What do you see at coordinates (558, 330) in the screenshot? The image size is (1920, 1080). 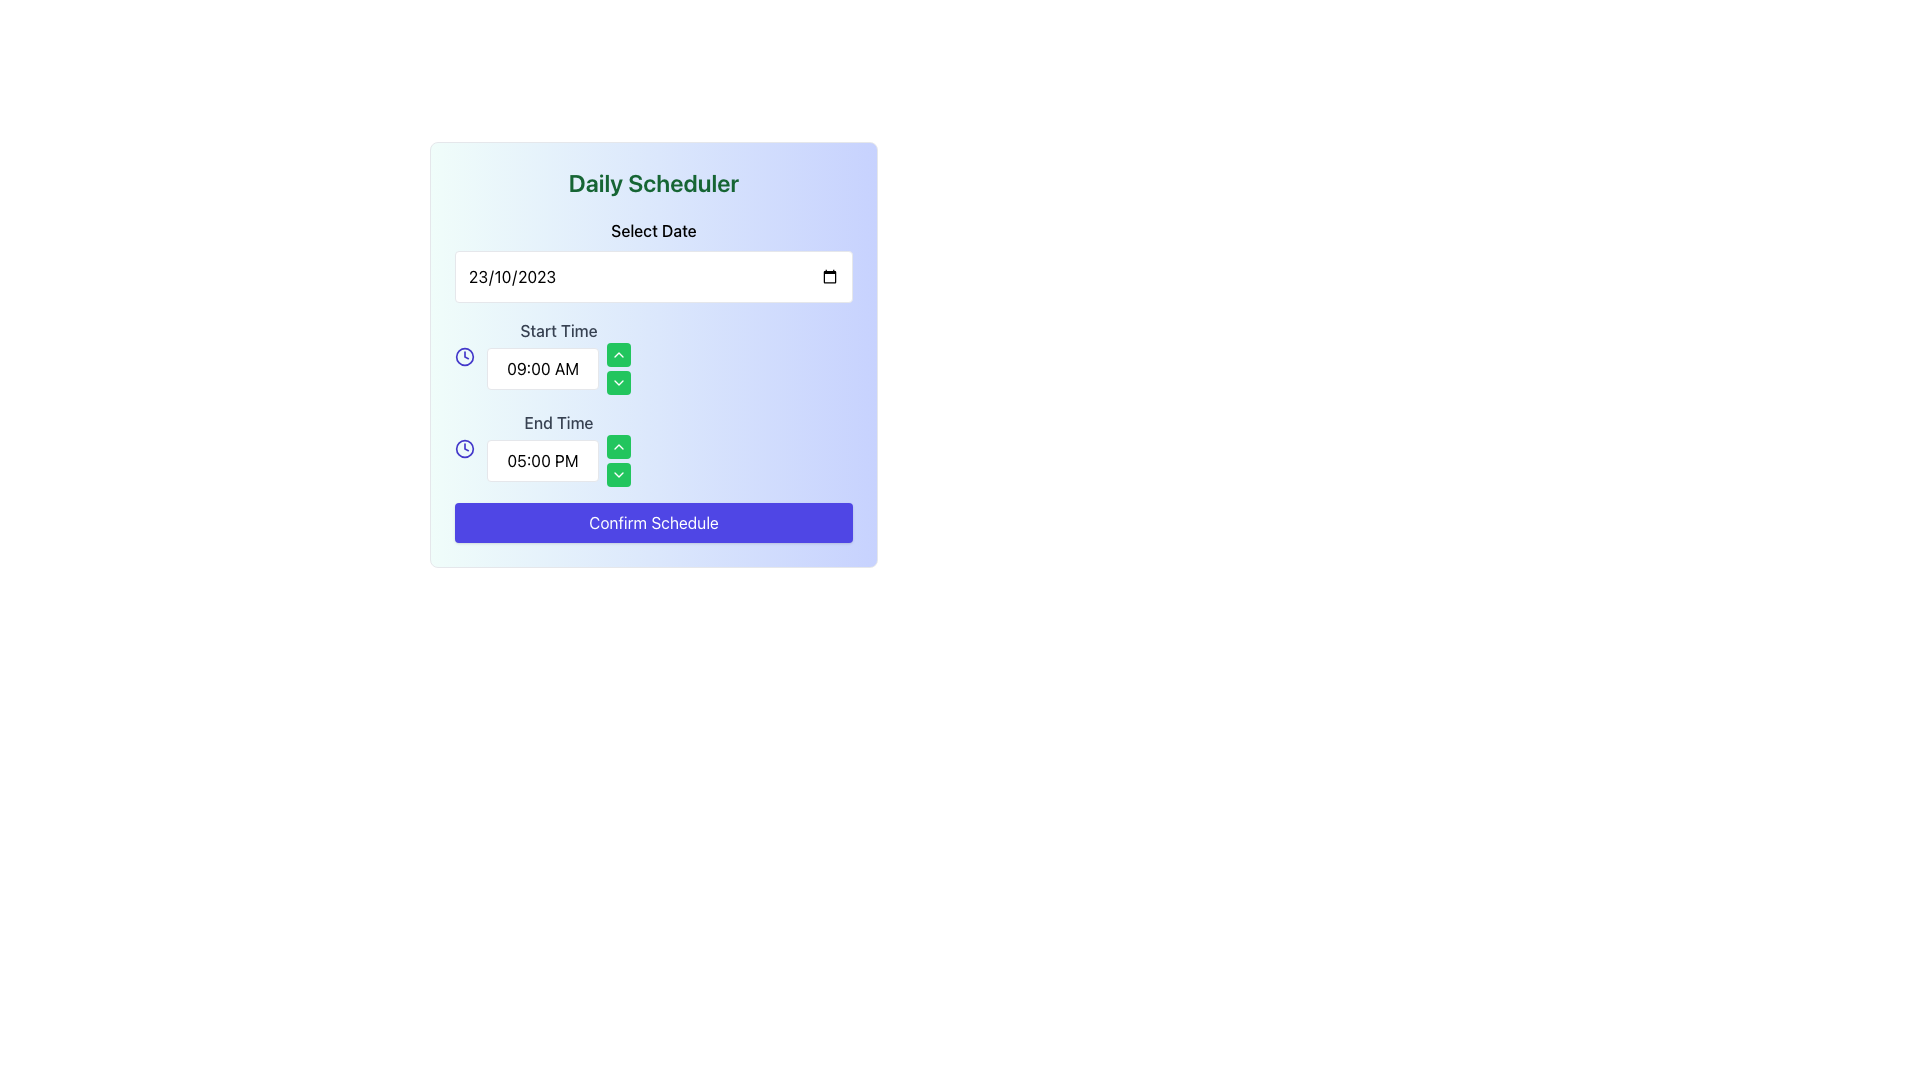 I see `the 'Start Time' label, which displays plain text in medium font weight and gray color, located in the top-left portion of the time selection group` at bounding box center [558, 330].